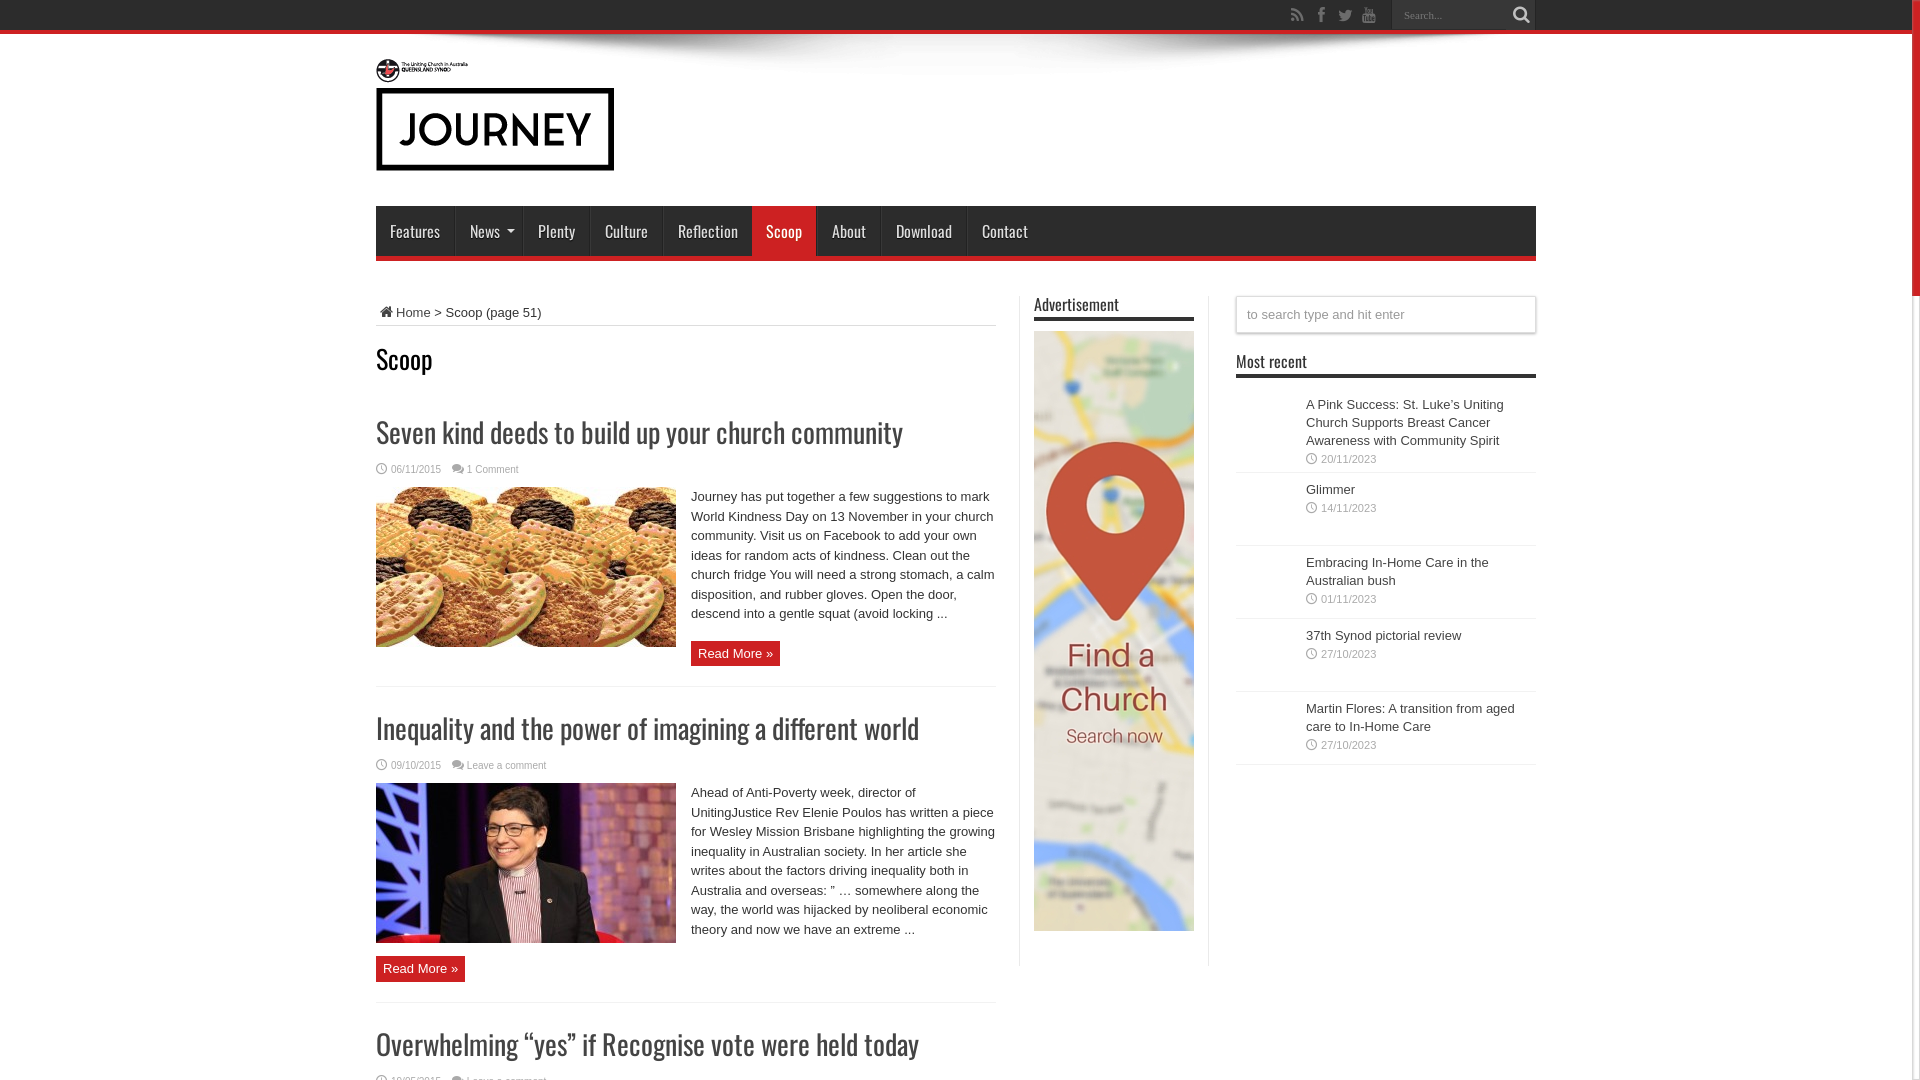 The width and height of the screenshot is (1920, 1080). I want to click on 'About', so click(848, 230).